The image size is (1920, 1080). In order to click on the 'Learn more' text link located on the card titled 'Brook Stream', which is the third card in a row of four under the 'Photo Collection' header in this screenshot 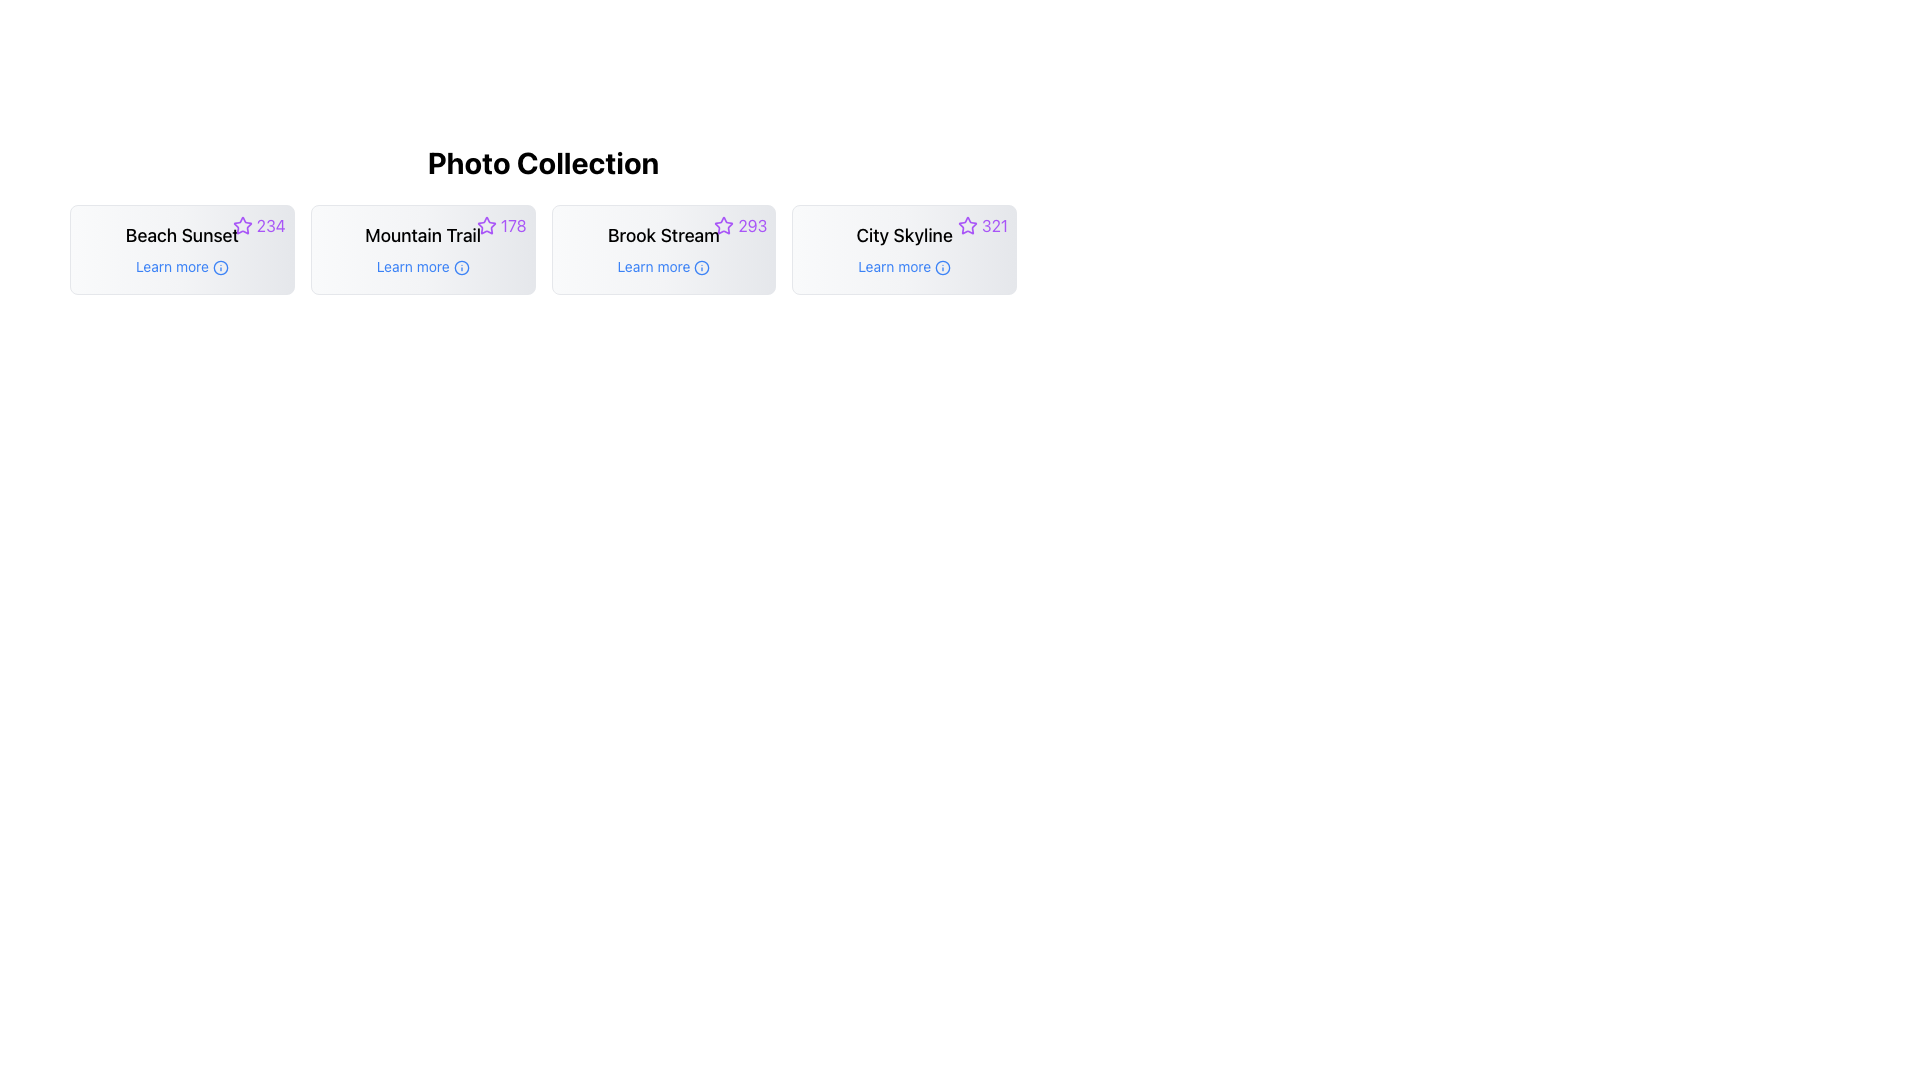, I will do `click(663, 249)`.